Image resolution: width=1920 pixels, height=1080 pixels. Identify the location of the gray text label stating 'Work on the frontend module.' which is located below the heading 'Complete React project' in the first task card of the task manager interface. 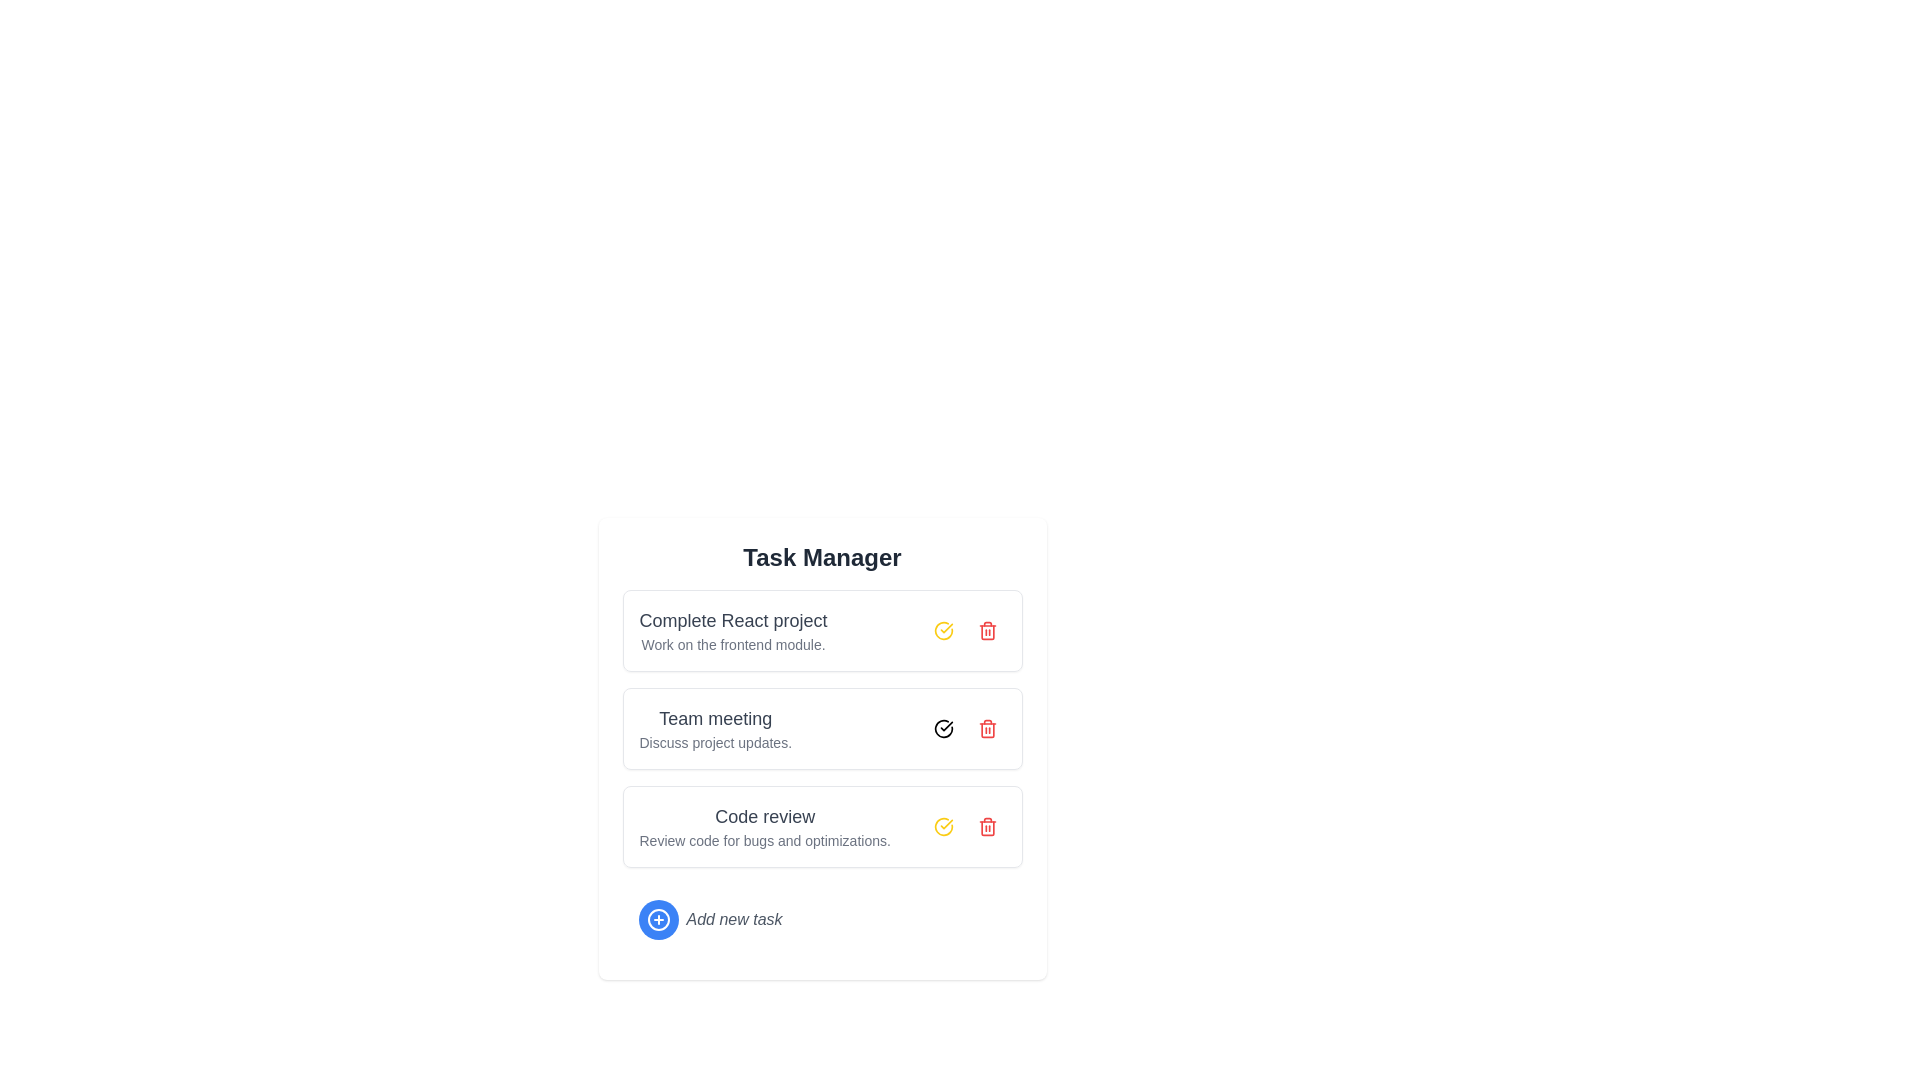
(732, 644).